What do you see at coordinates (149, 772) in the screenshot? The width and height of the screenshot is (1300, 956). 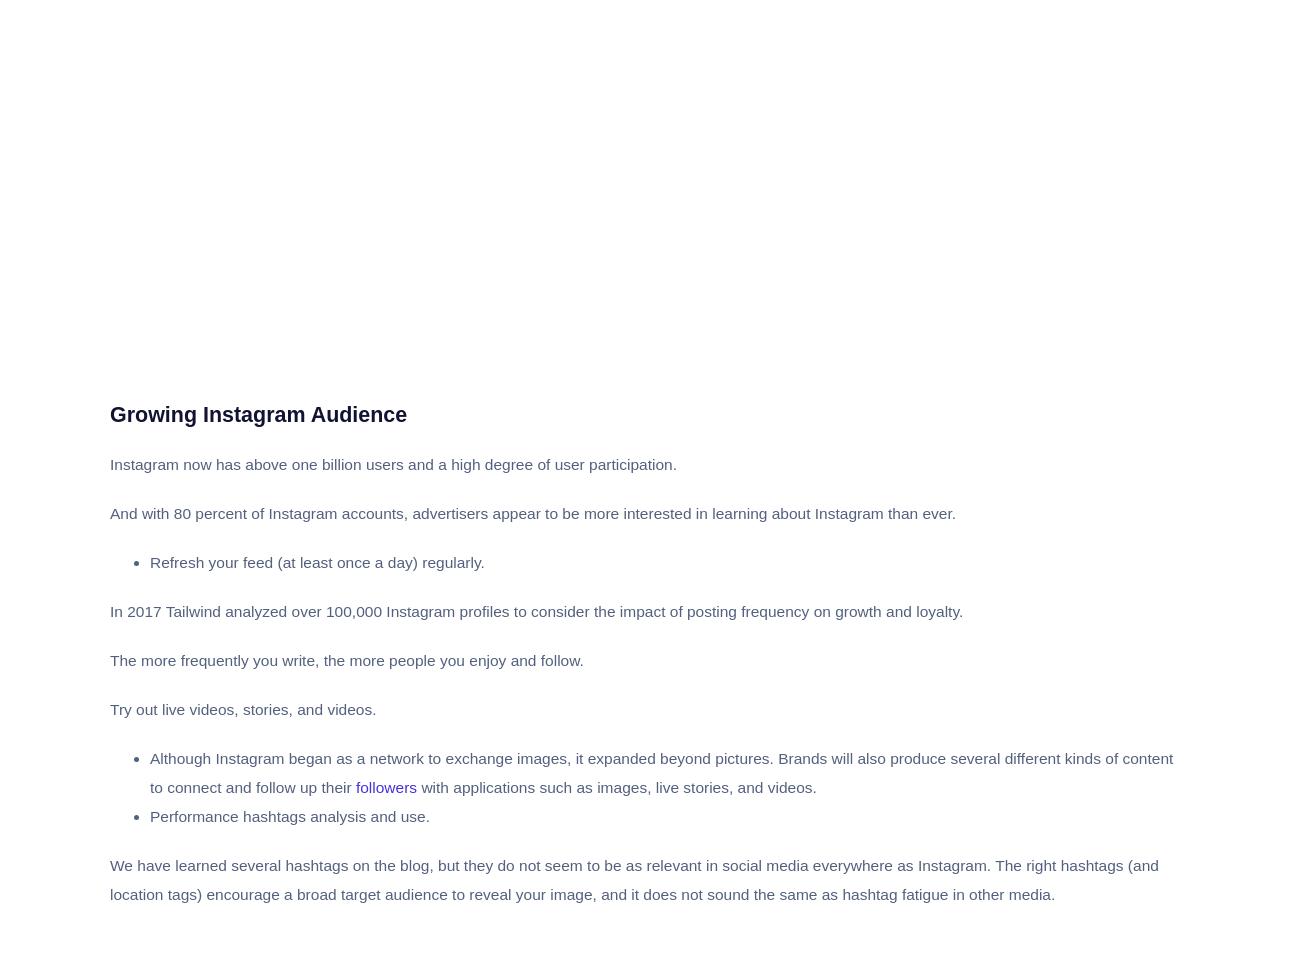 I see `'Although Instagram began as a network to exchange images, it expanded beyond pictures. Brands will also produce several different kinds of content to connect and follow up their'` at bounding box center [149, 772].